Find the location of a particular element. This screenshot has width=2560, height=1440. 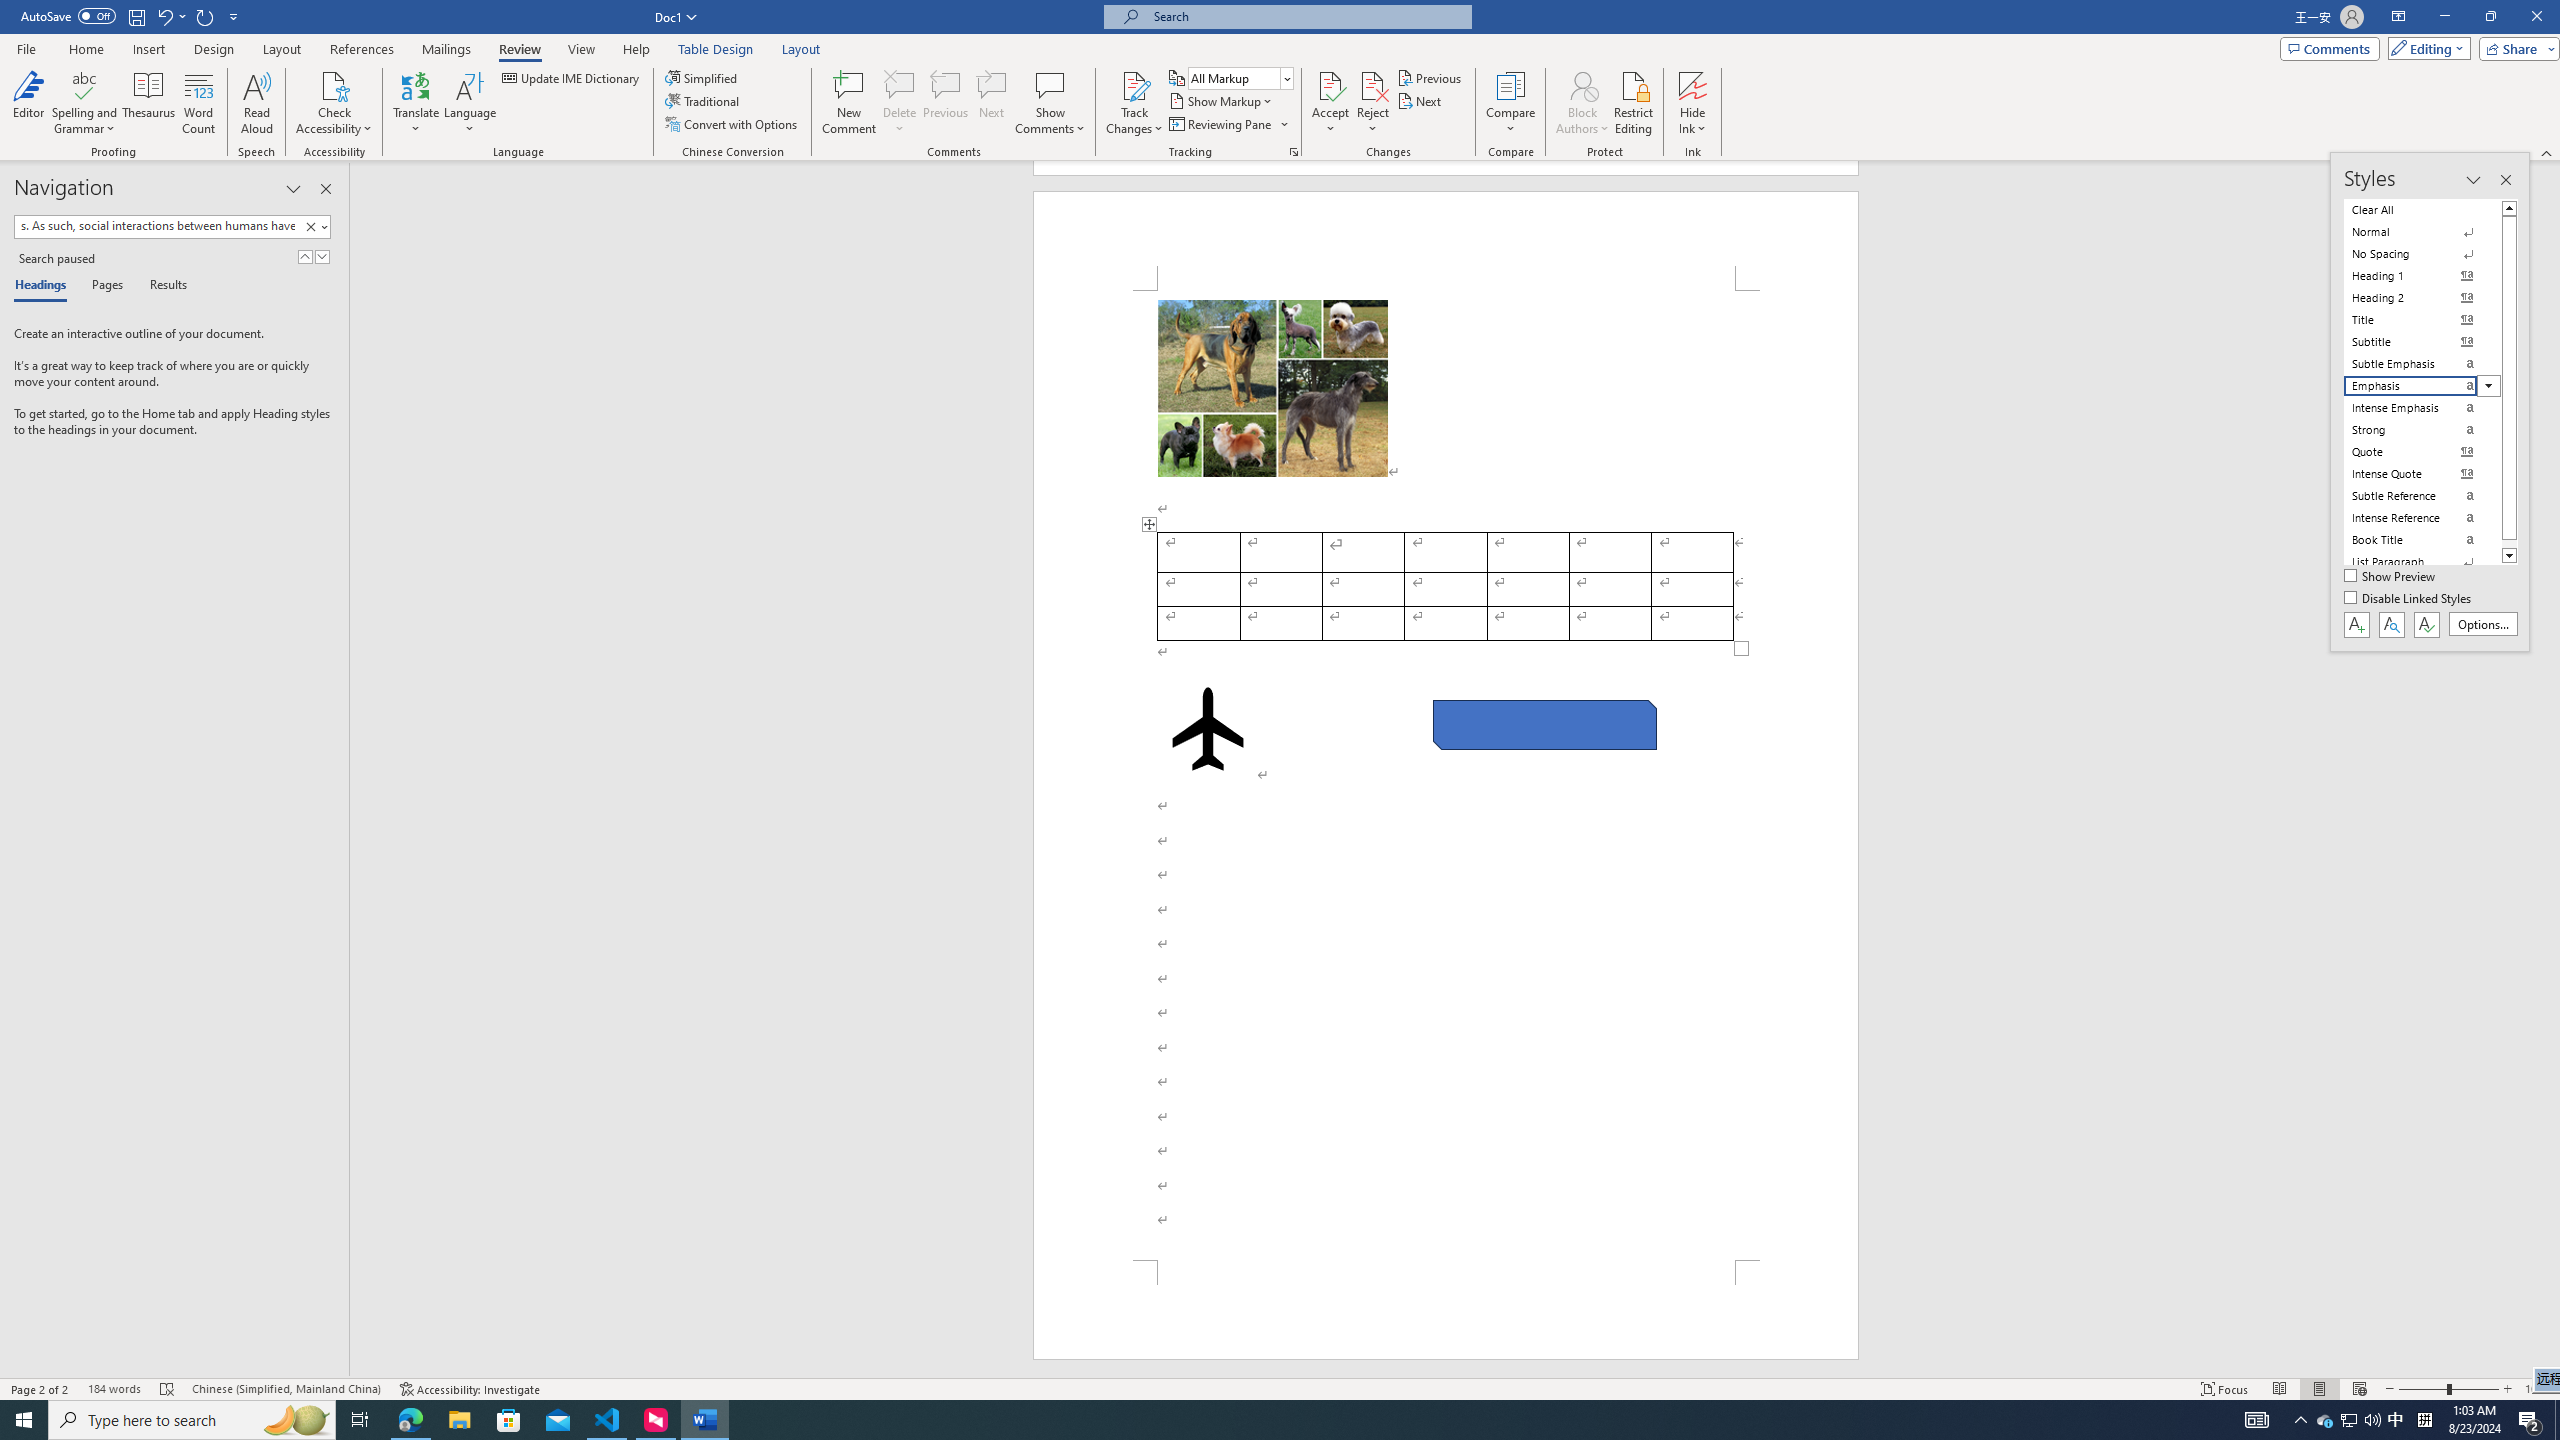

'Word Count 184 words' is located at coordinates (113, 1389).